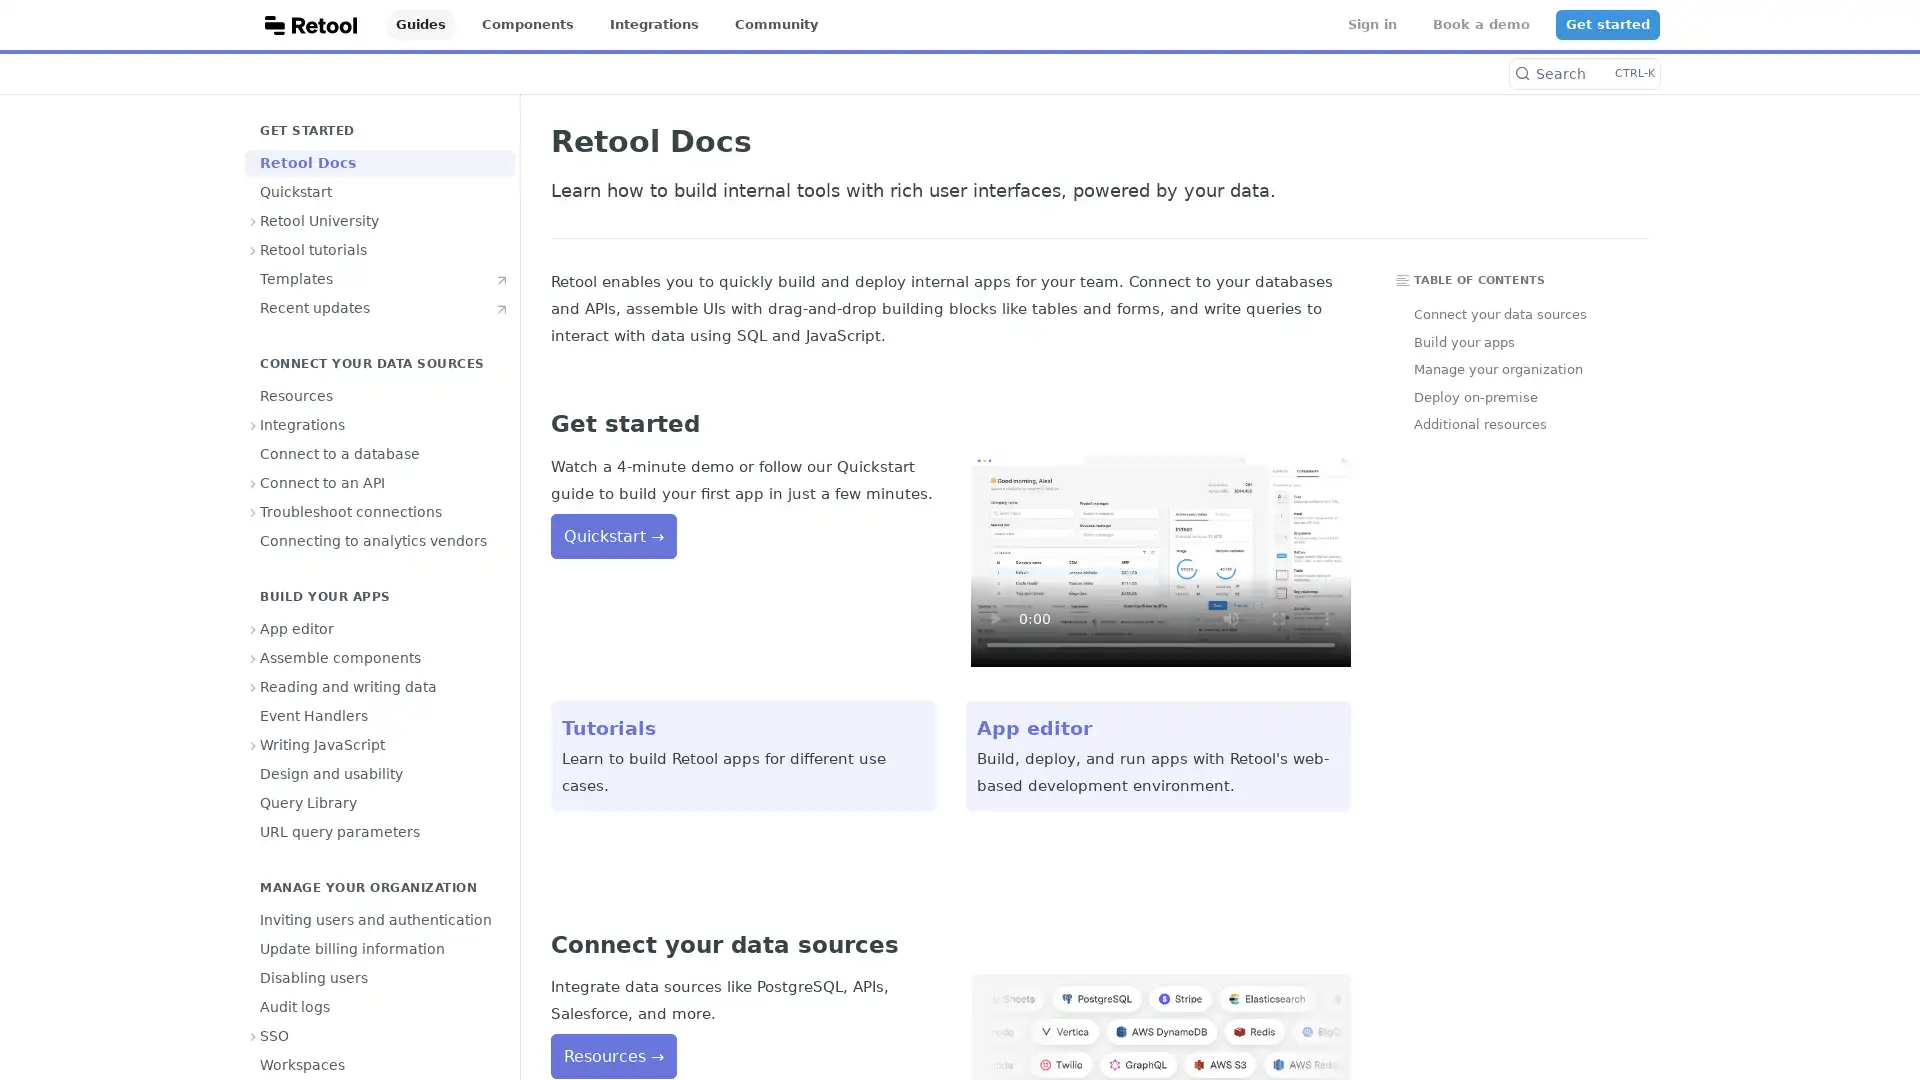 The width and height of the screenshot is (1920, 1080). What do you see at coordinates (253, 511) in the screenshot?
I see `Show subpages for Troubleshoot connections` at bounding box center [253, 511].